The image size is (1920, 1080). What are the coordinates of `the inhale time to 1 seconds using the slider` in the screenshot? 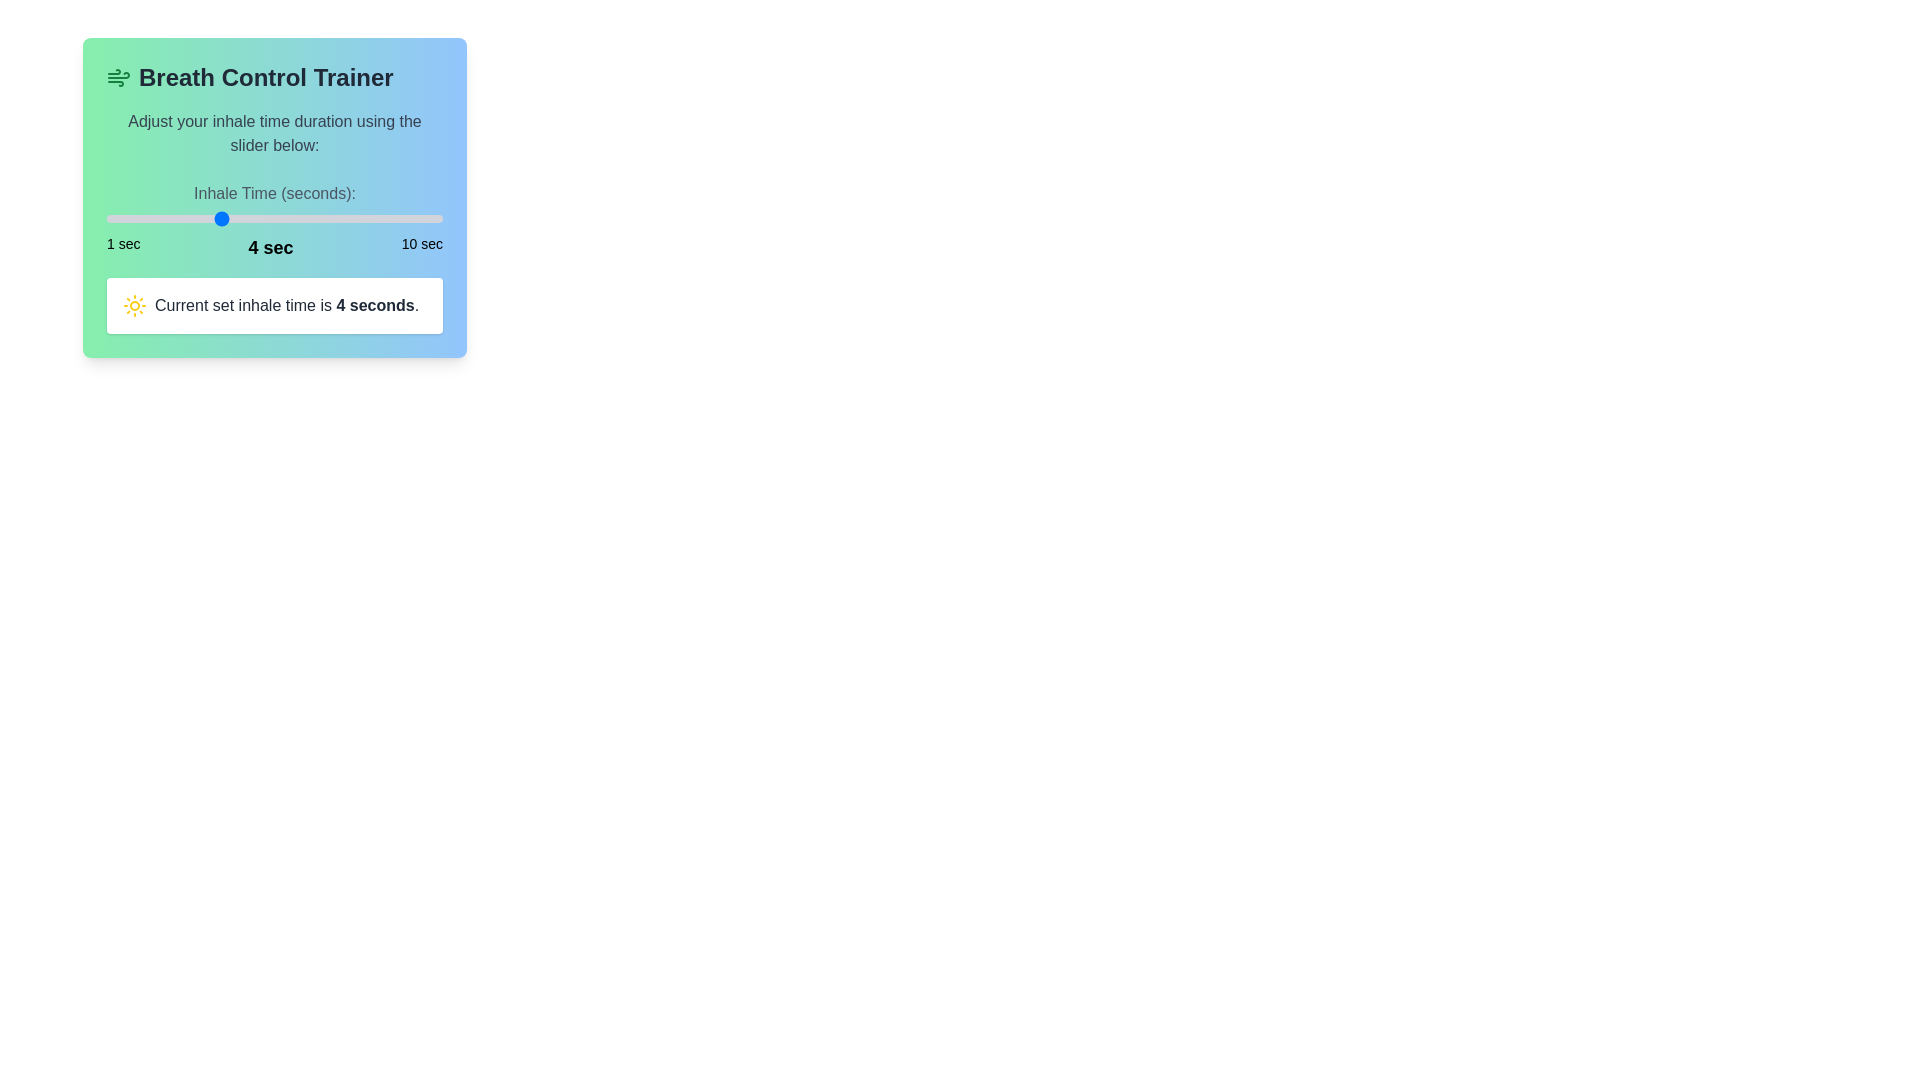 It's located at (105, 219).